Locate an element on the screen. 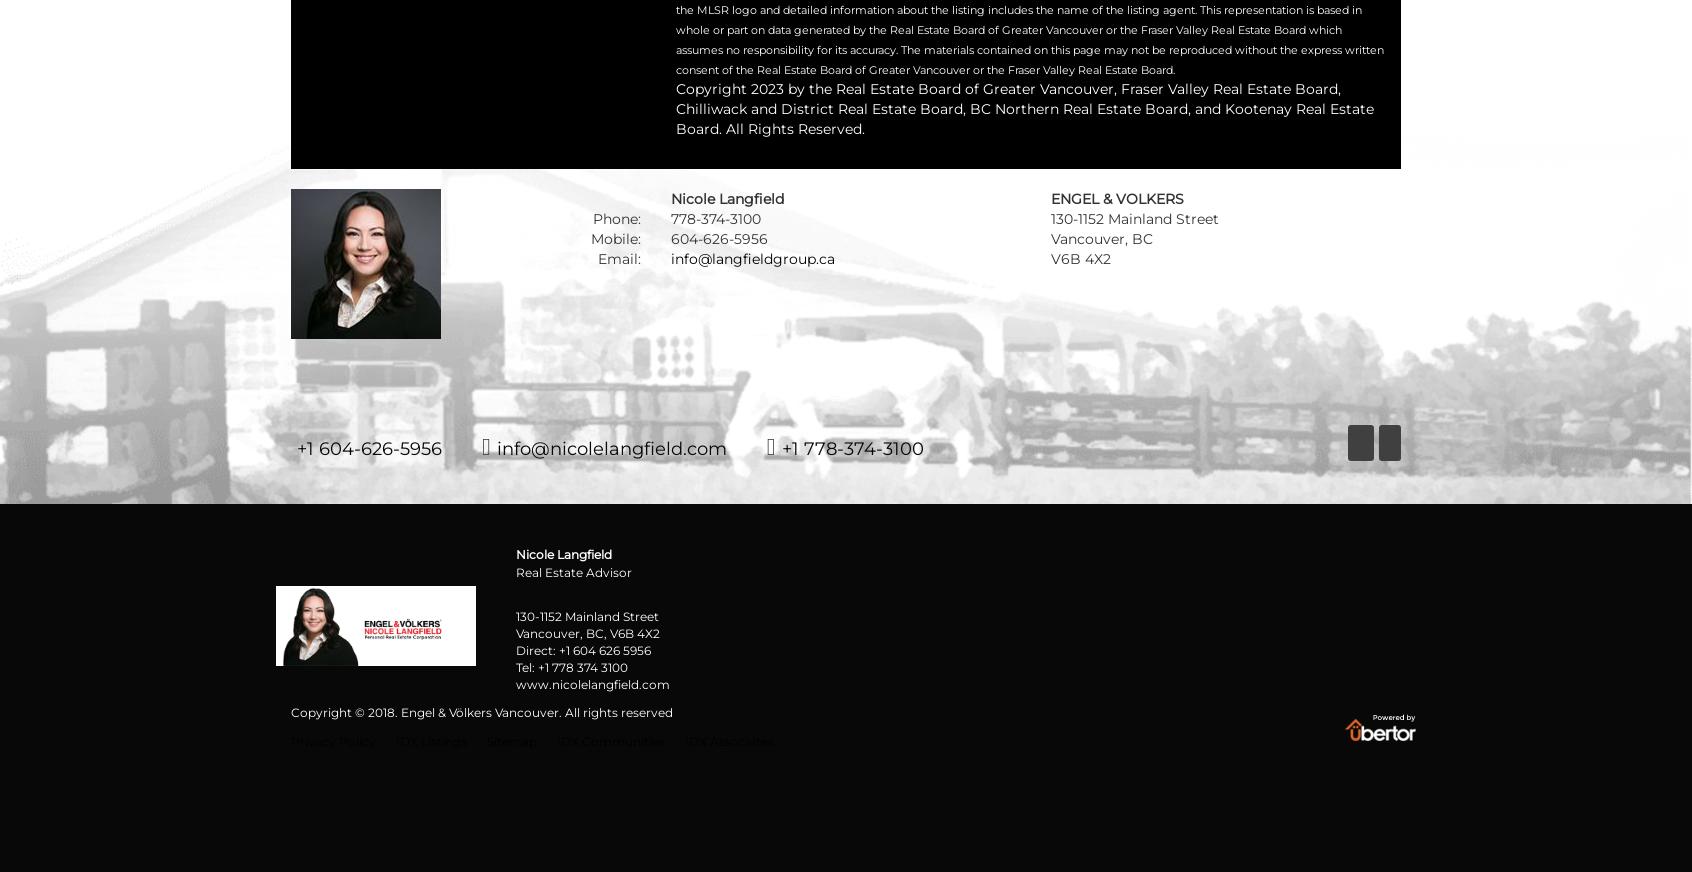  'IDX Associates' is located at coordinates (728, 739).